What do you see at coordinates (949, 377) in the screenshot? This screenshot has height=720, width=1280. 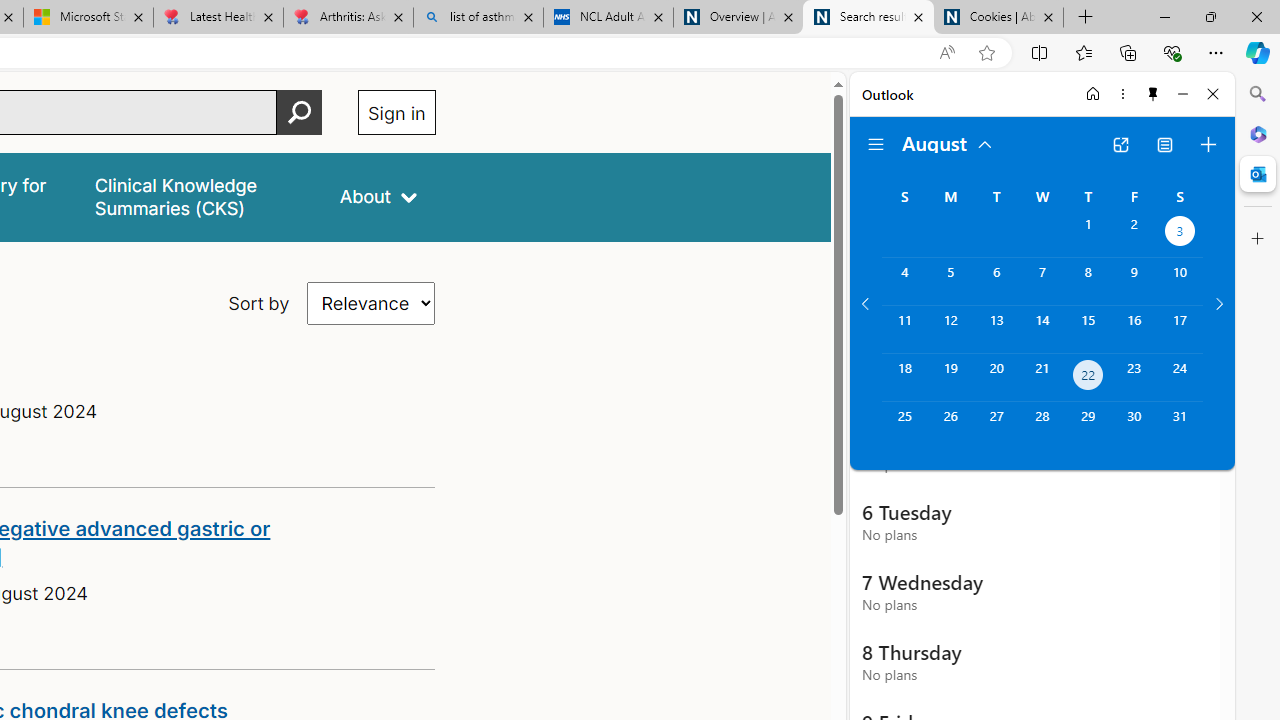 I see `'Monday, August 19, 2024. '` at bounding box center [949, 377].